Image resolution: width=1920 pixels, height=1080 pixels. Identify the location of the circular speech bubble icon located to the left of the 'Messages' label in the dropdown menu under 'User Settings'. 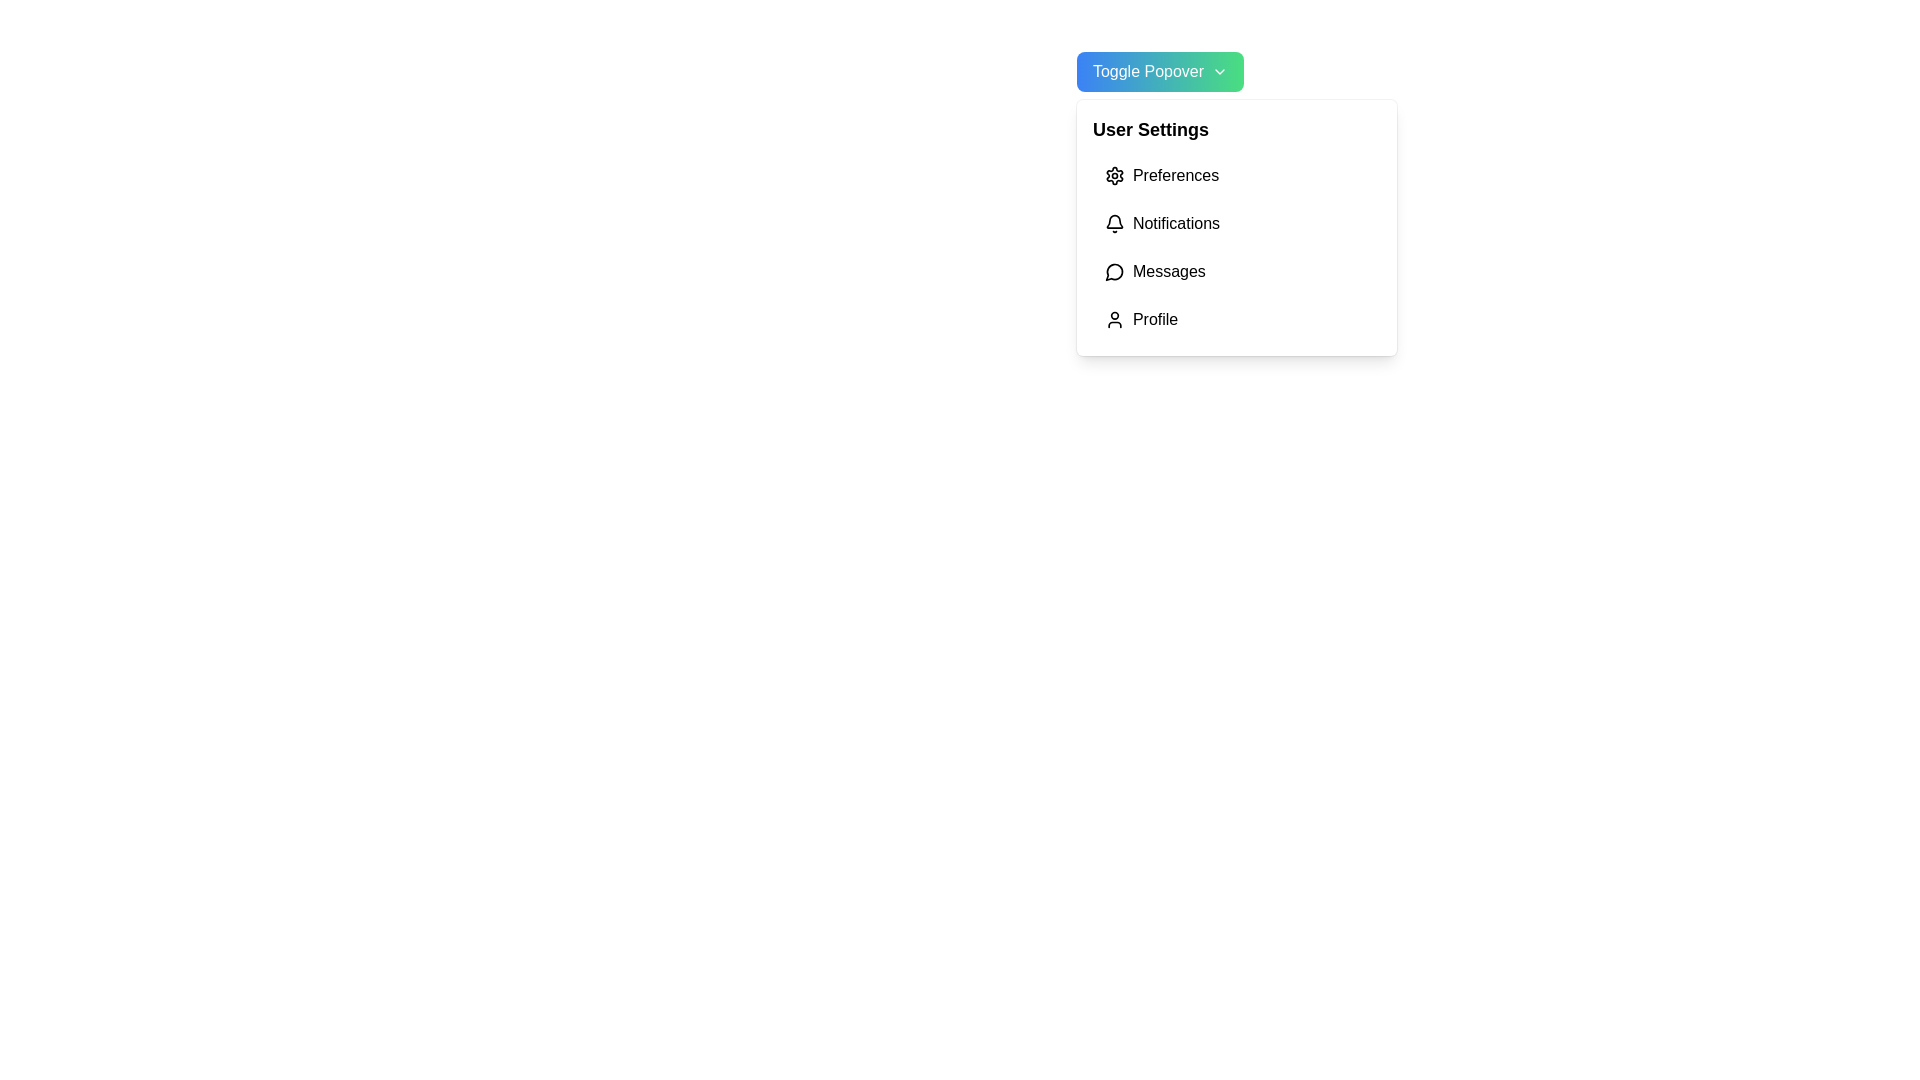
(1113, 272).